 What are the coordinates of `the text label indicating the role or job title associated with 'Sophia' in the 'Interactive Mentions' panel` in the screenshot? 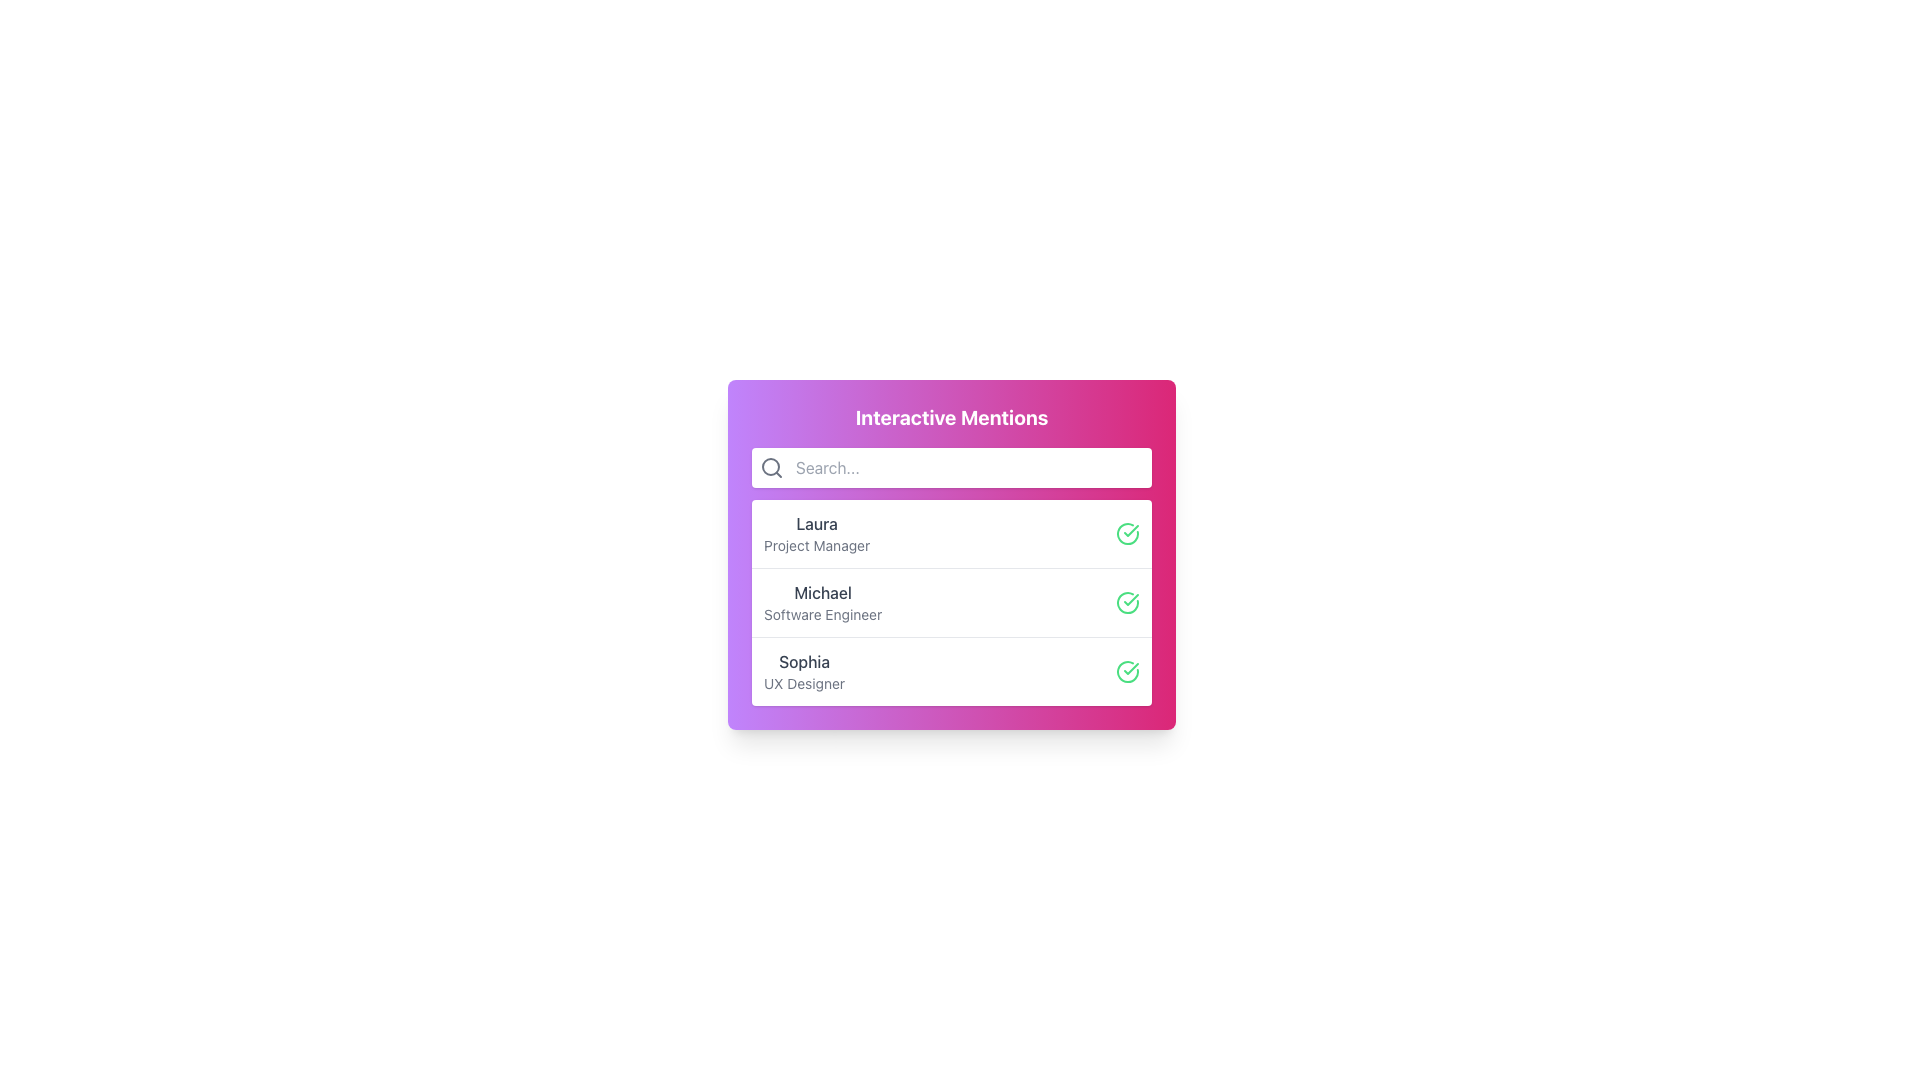 It's located at (804, 682).